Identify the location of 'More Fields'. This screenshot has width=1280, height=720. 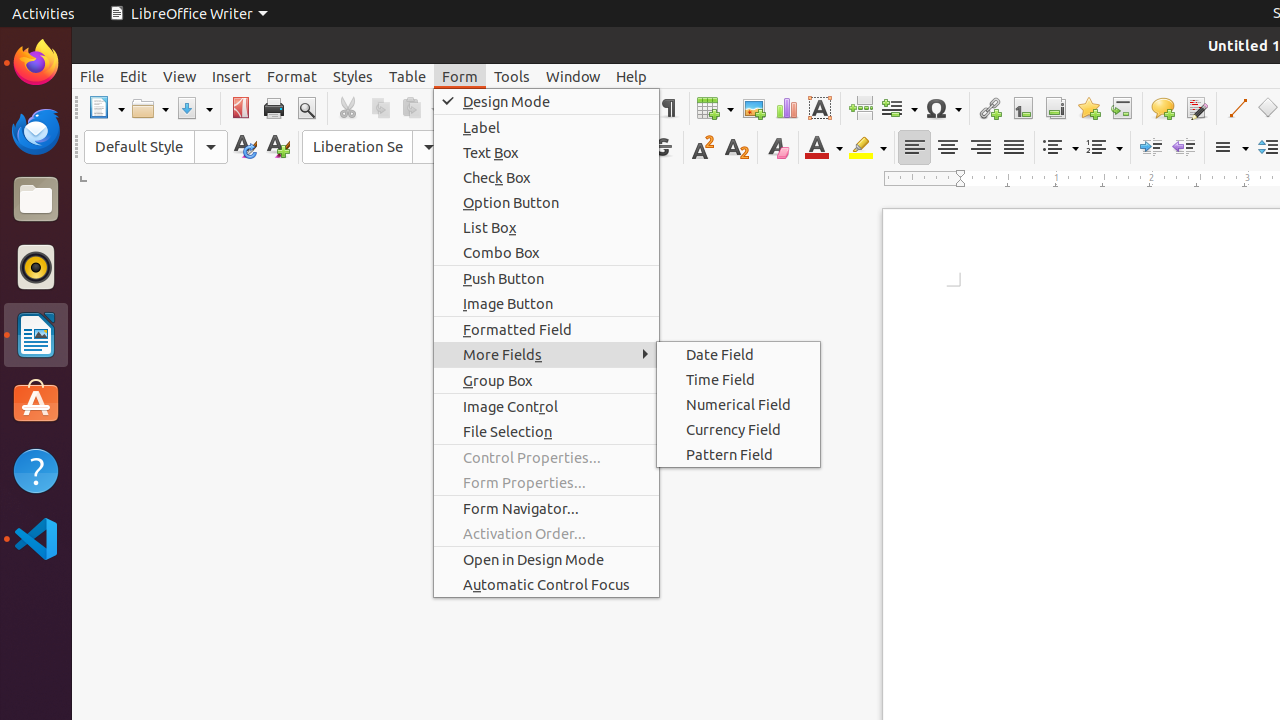
(546, 353).